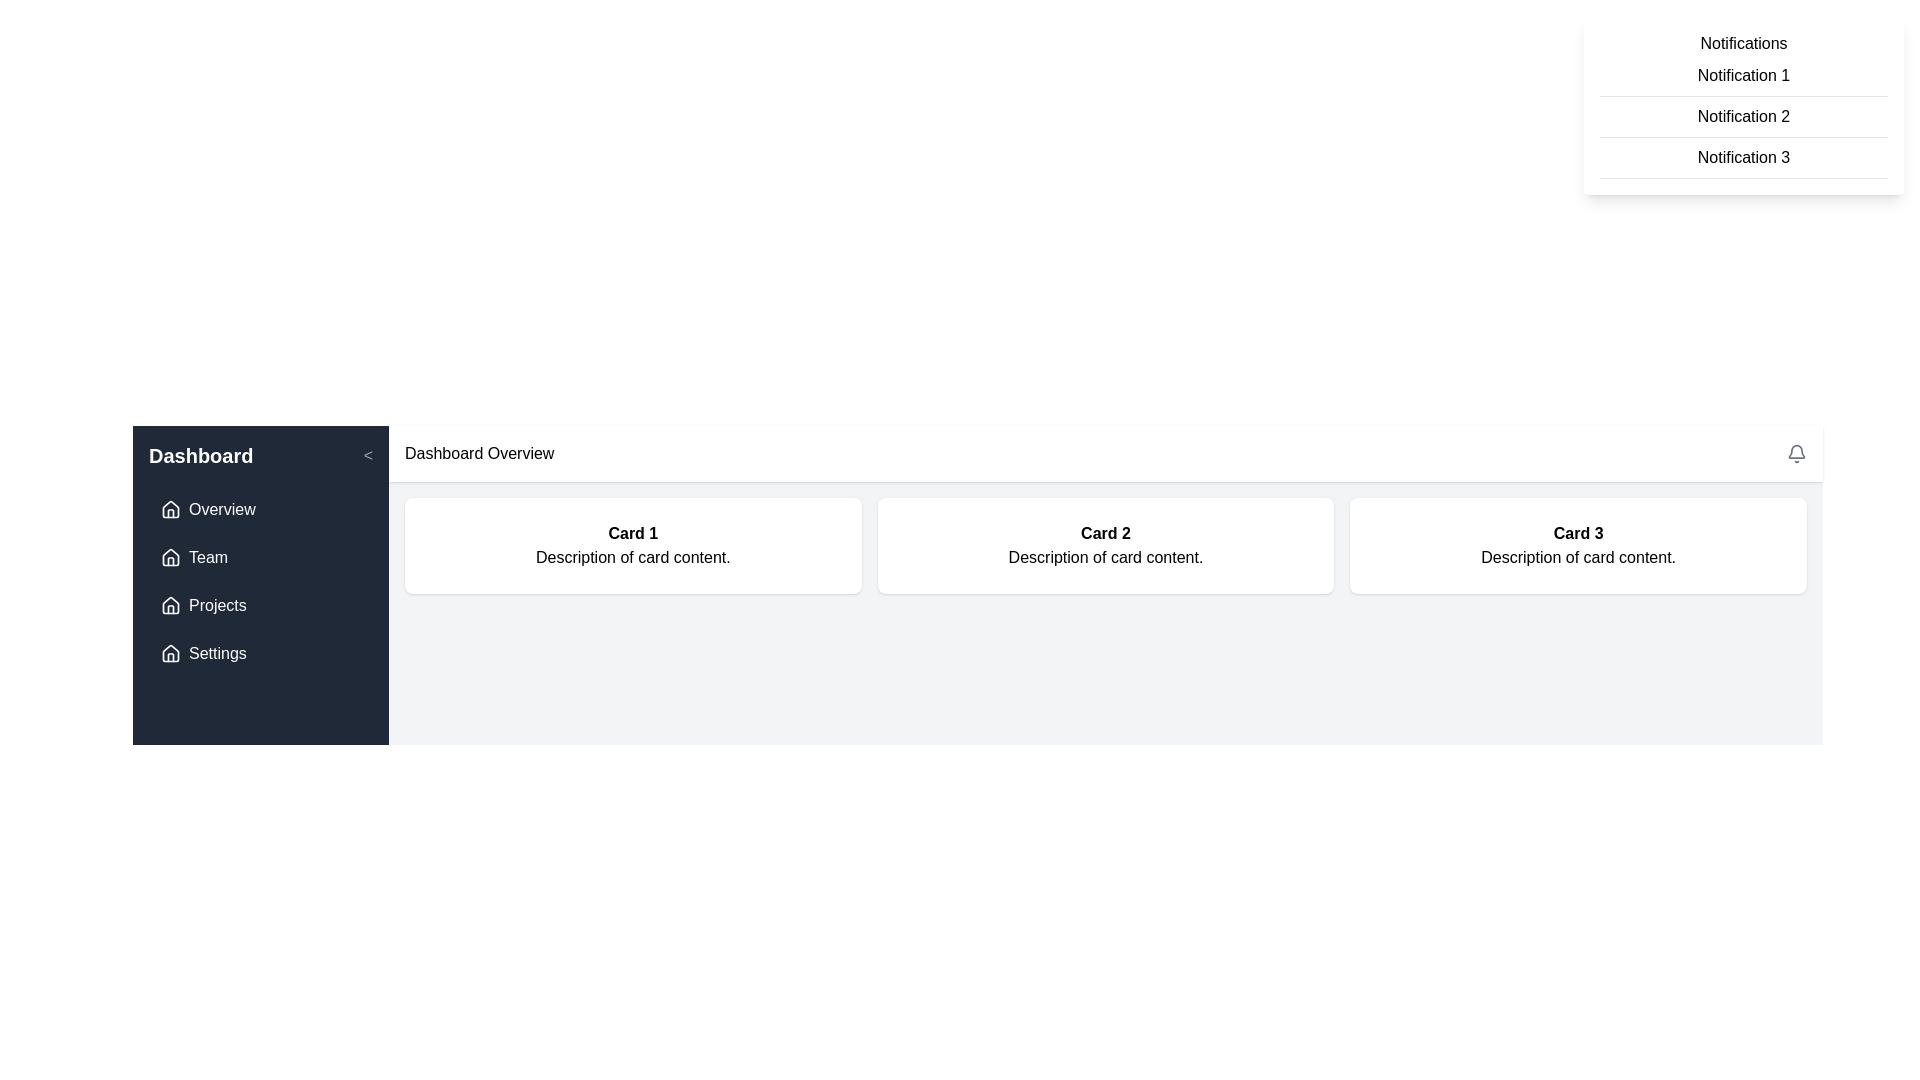 The height and width of the screenshot is (1080, 1920). Describe the element at coordinates (259, 654) in the screenshot. I see `the 'Settings' menu item button, which is the fourth item in the vertically stacked menu on the left sidebar` at that location.